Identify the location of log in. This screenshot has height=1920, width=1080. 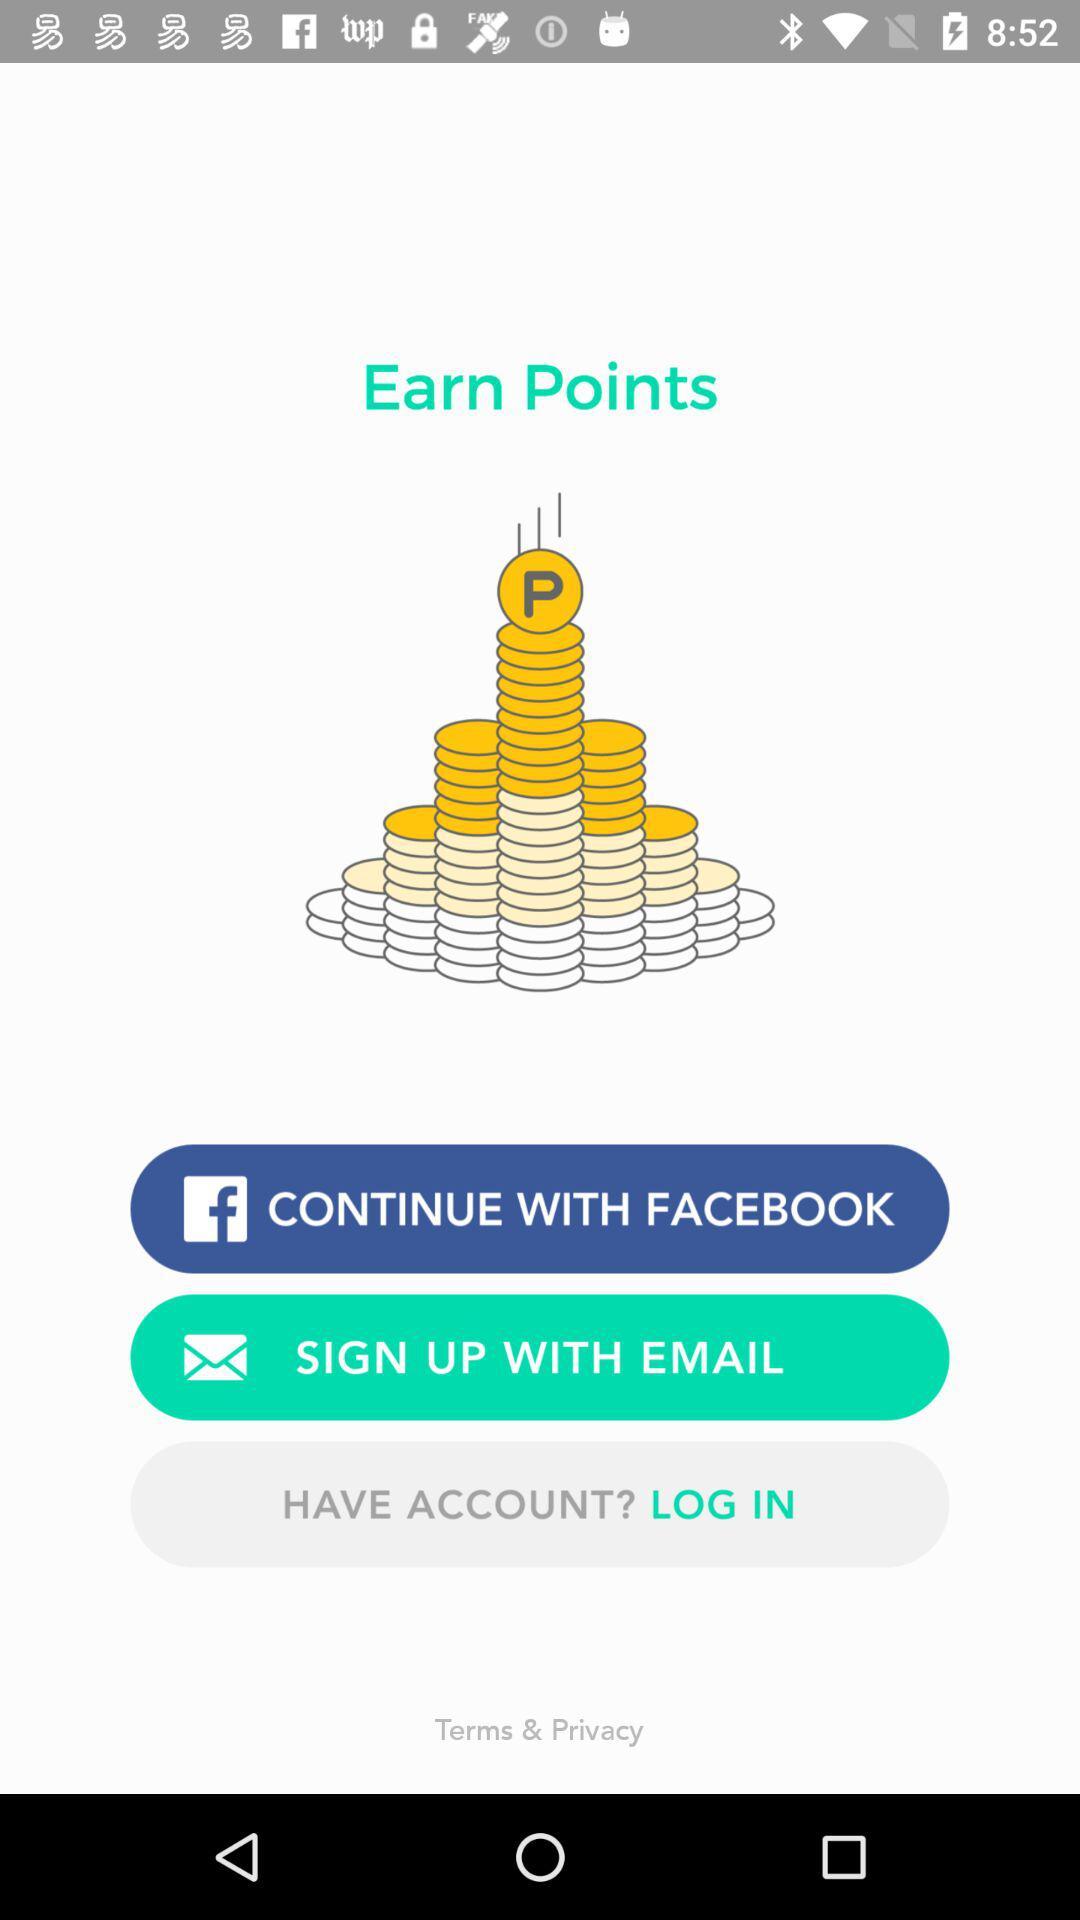
(540, 1504).